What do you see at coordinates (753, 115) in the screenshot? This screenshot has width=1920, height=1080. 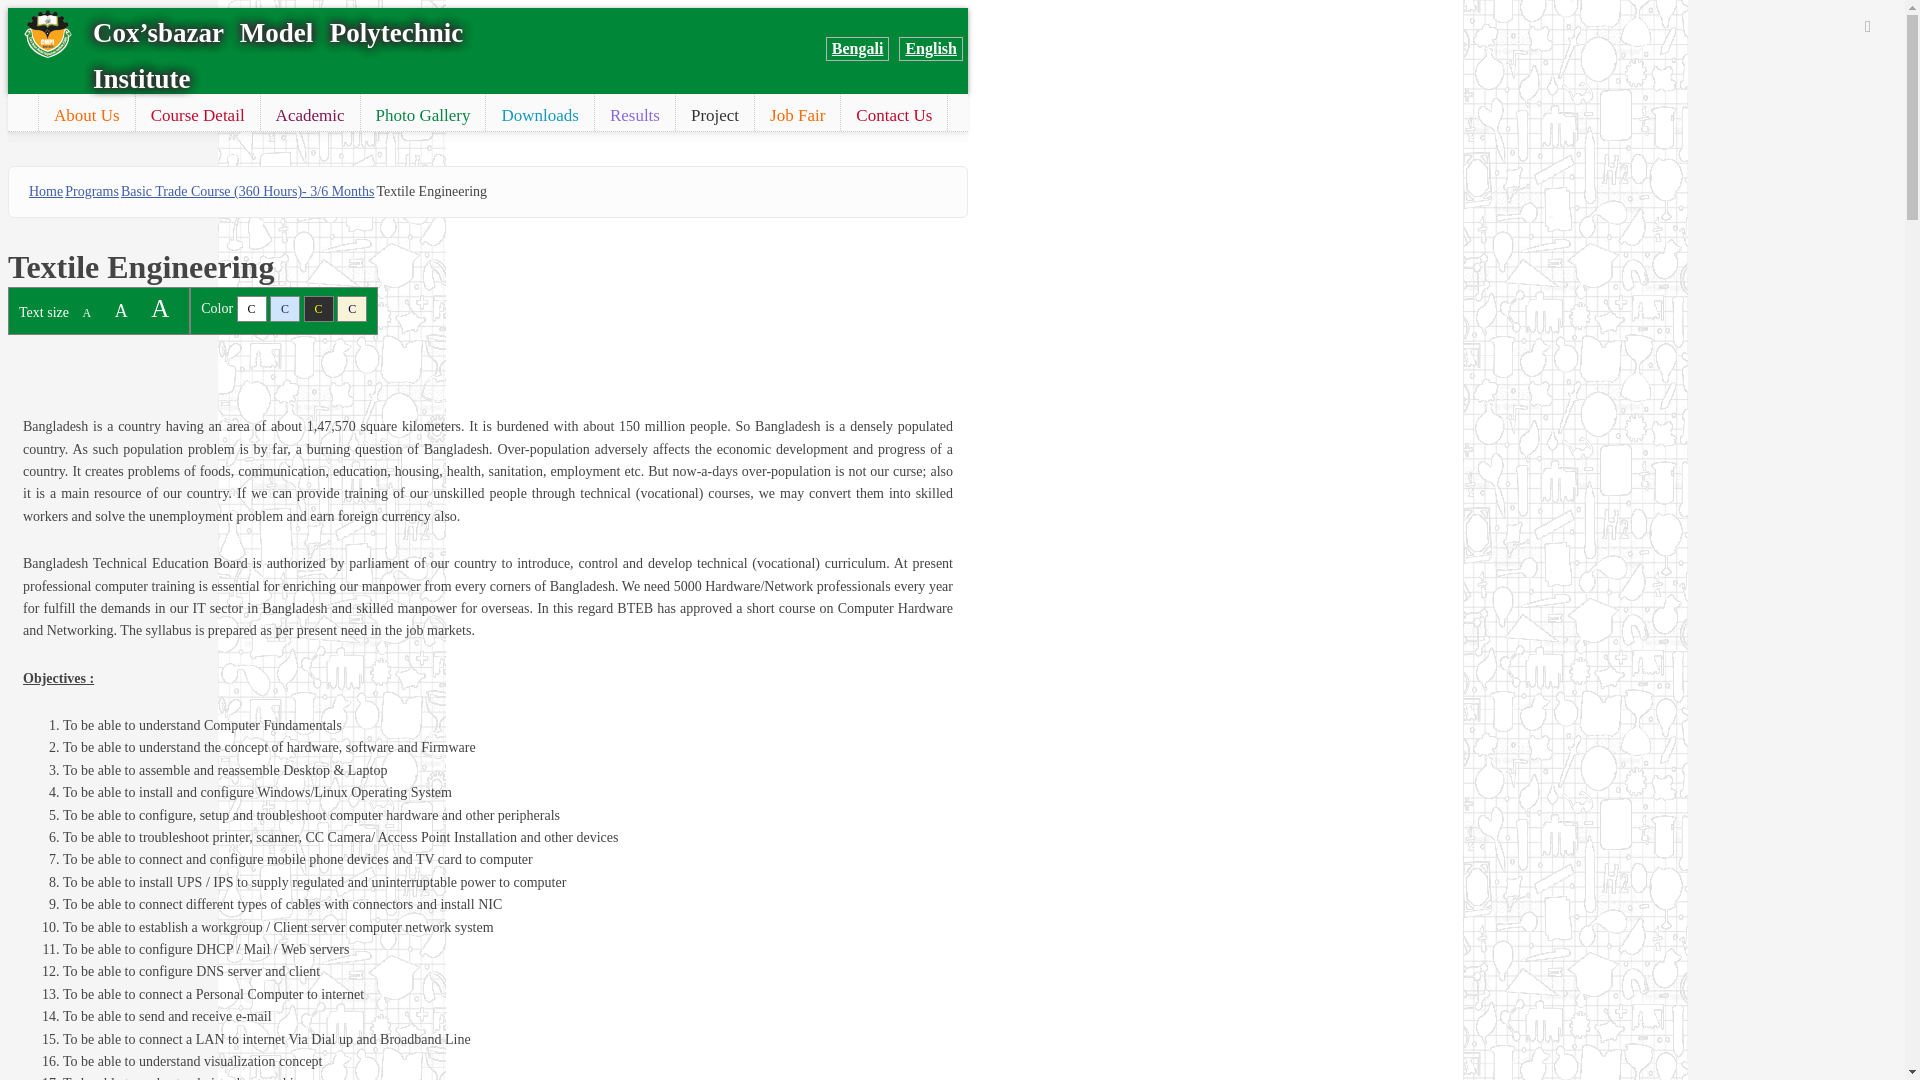 I see `'Job Fair'` at bounding box center [753, 115].